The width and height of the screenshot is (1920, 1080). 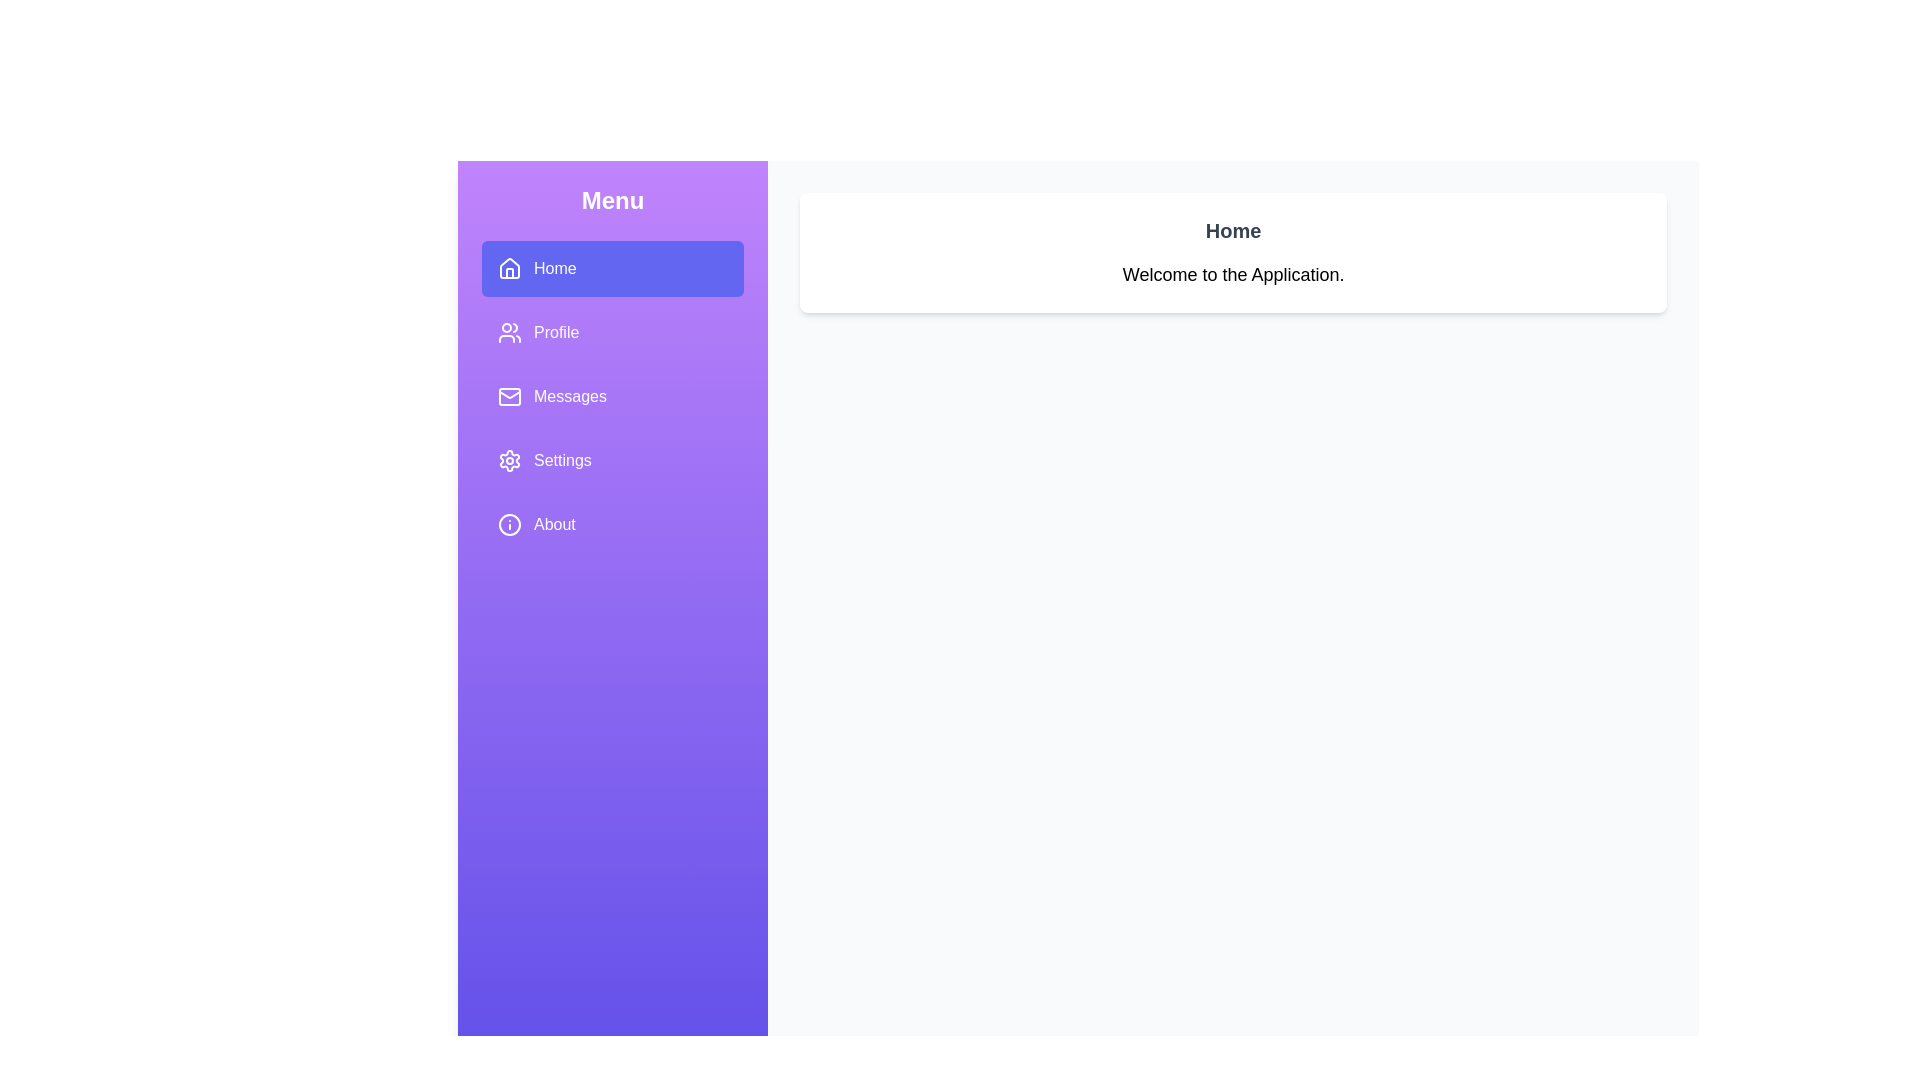 I want to click on the house-shaped SVG icon located in the left sidebar menu, specifically inside the 'Home' menu item, which is styled with a white fill and borders against a purple background, so click(x=509, y=268).